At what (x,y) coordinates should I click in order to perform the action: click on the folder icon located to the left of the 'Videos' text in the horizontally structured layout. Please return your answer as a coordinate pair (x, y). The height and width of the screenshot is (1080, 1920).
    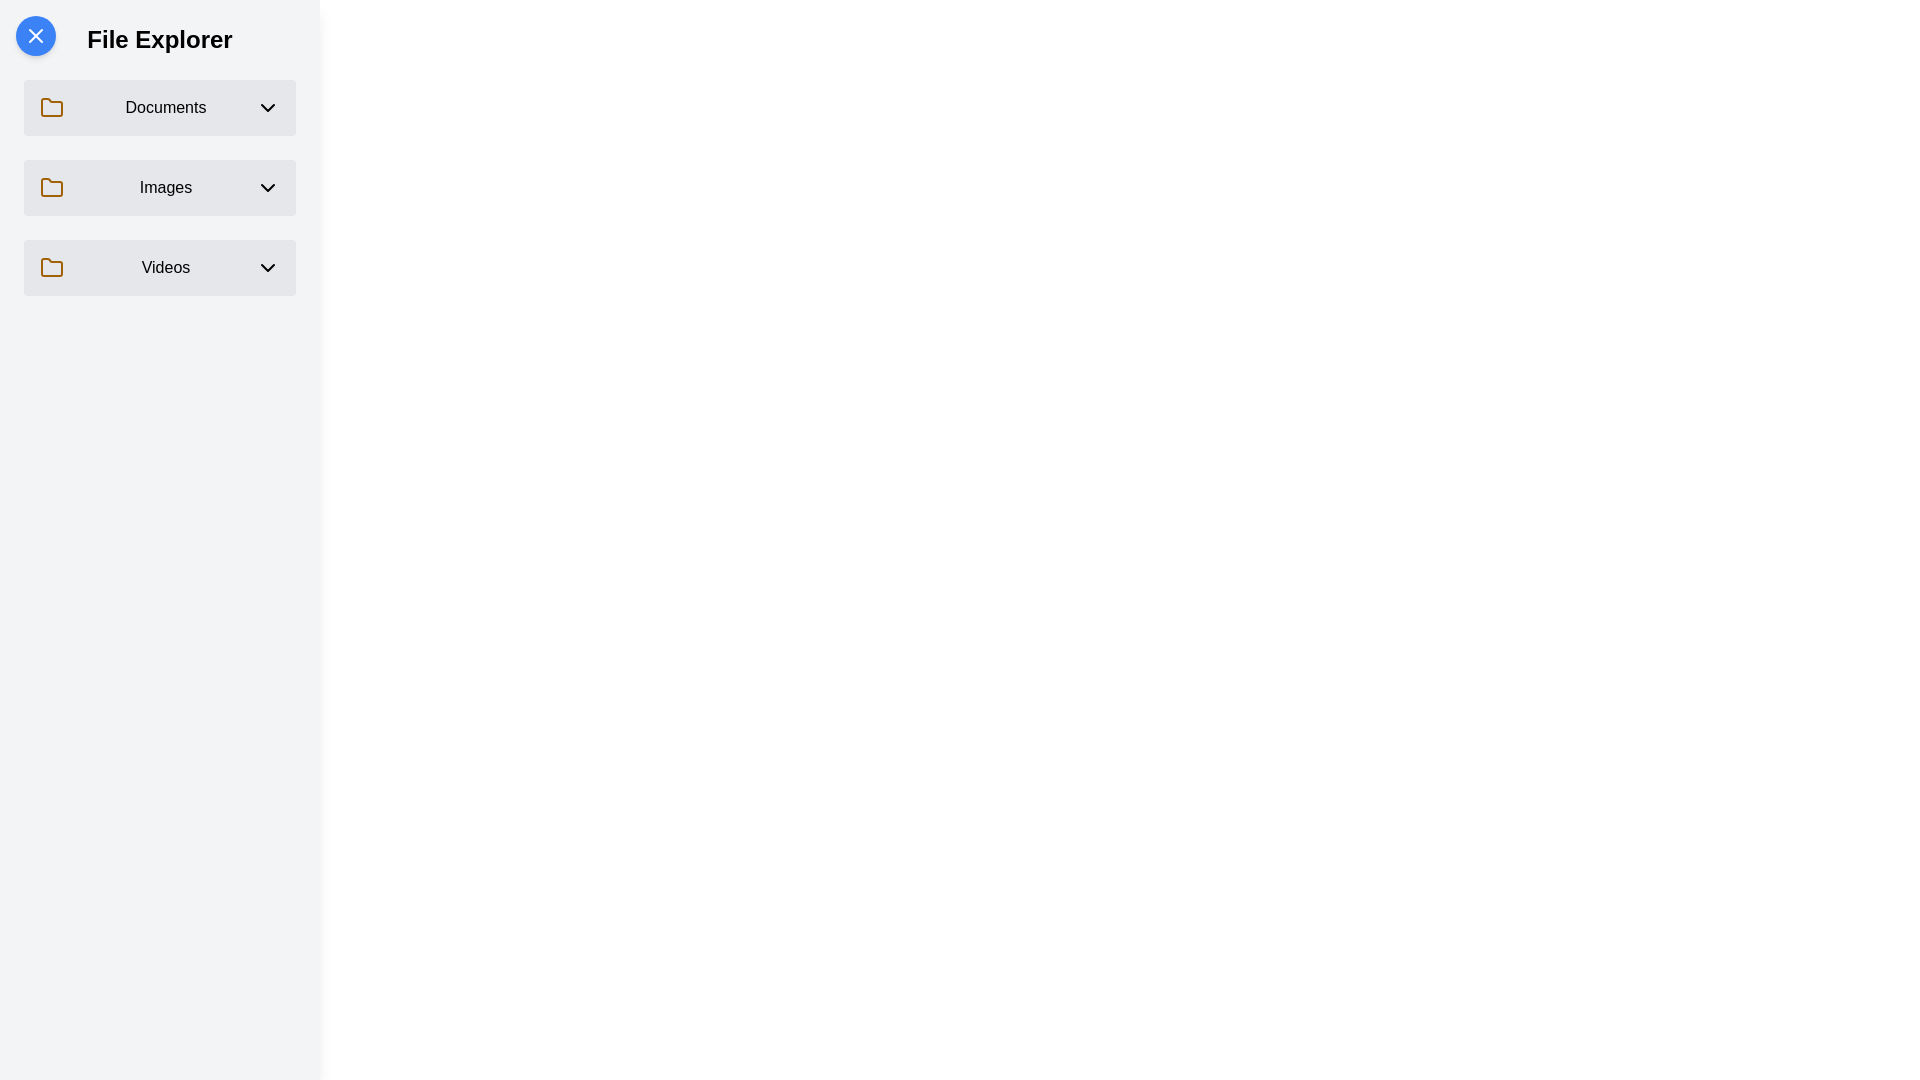
    Looking at the image, I should click on (52, 266).